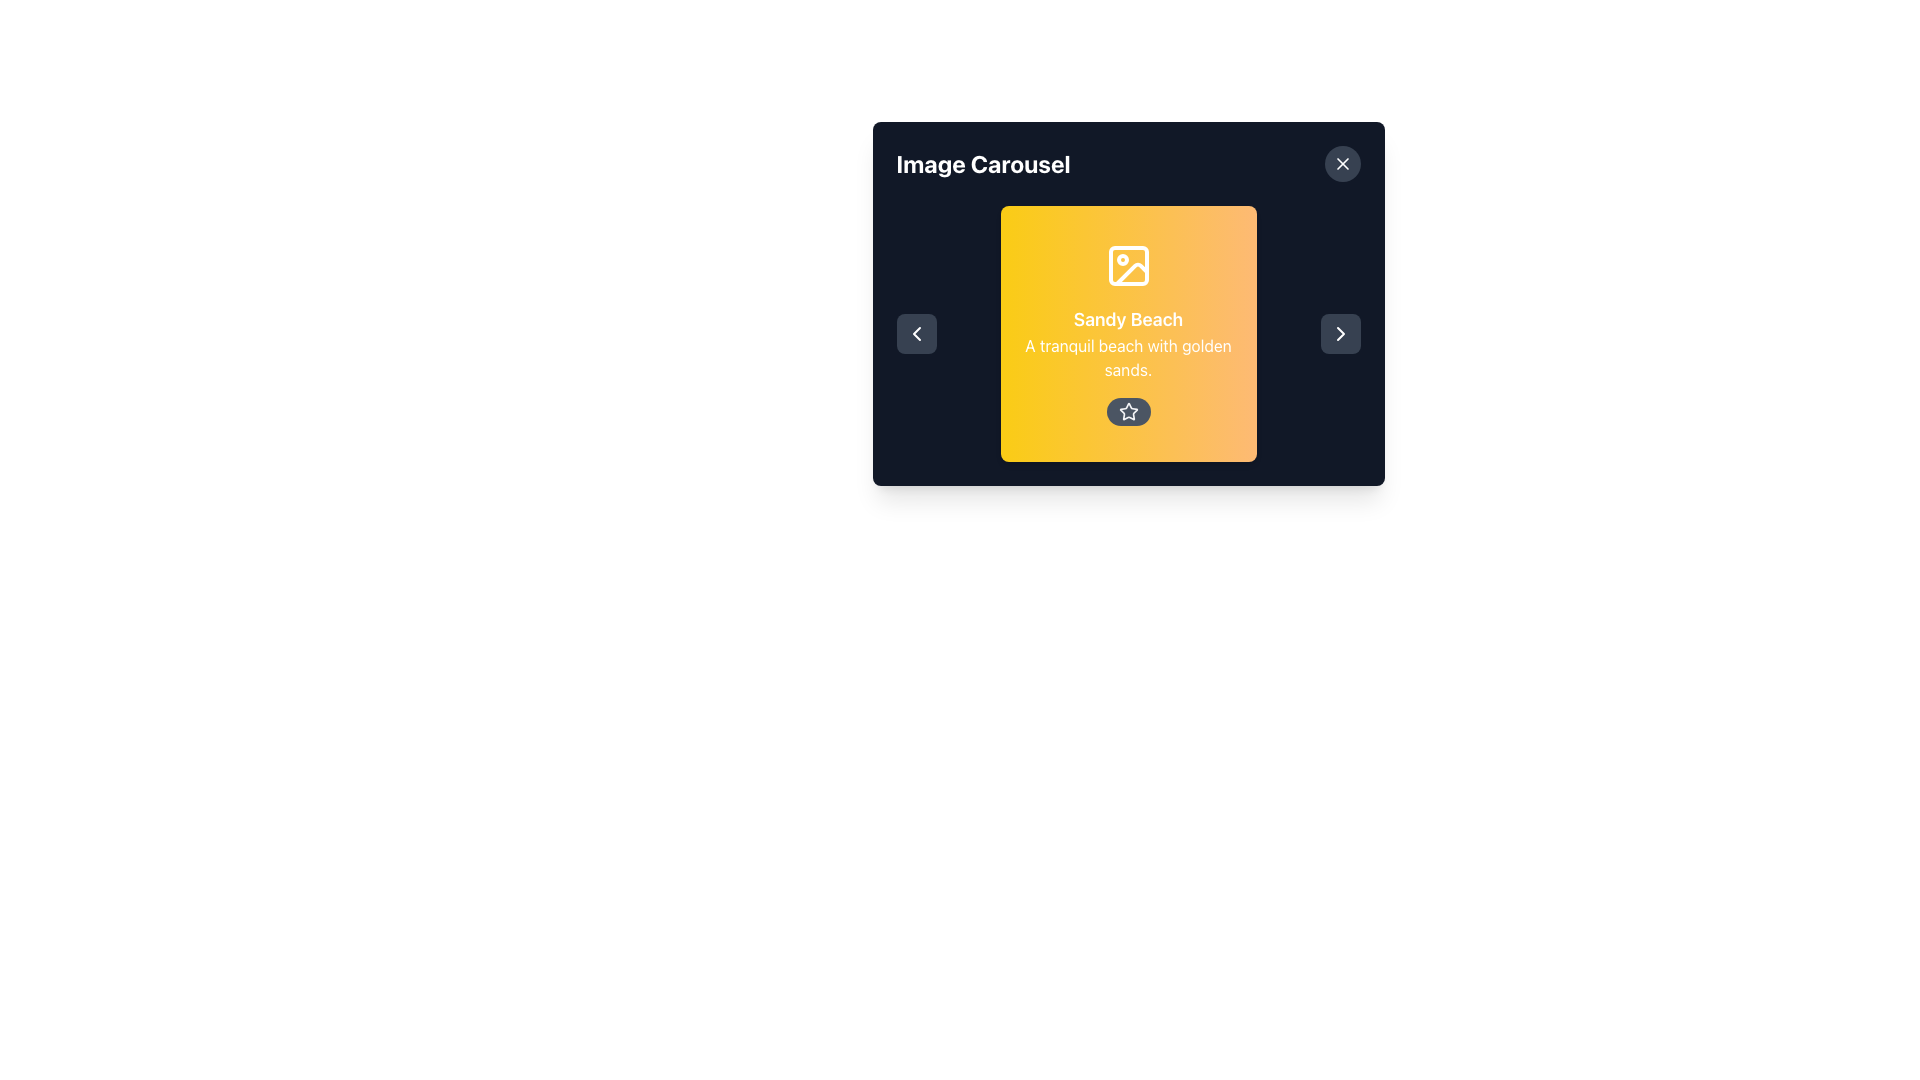  Describe the element at coordinates (983, 163) in the screenshot. I see `the static textual label that serves as a heading for the carousel interface, positioned to the left of an interactive button styled as a circular icon` at that location.